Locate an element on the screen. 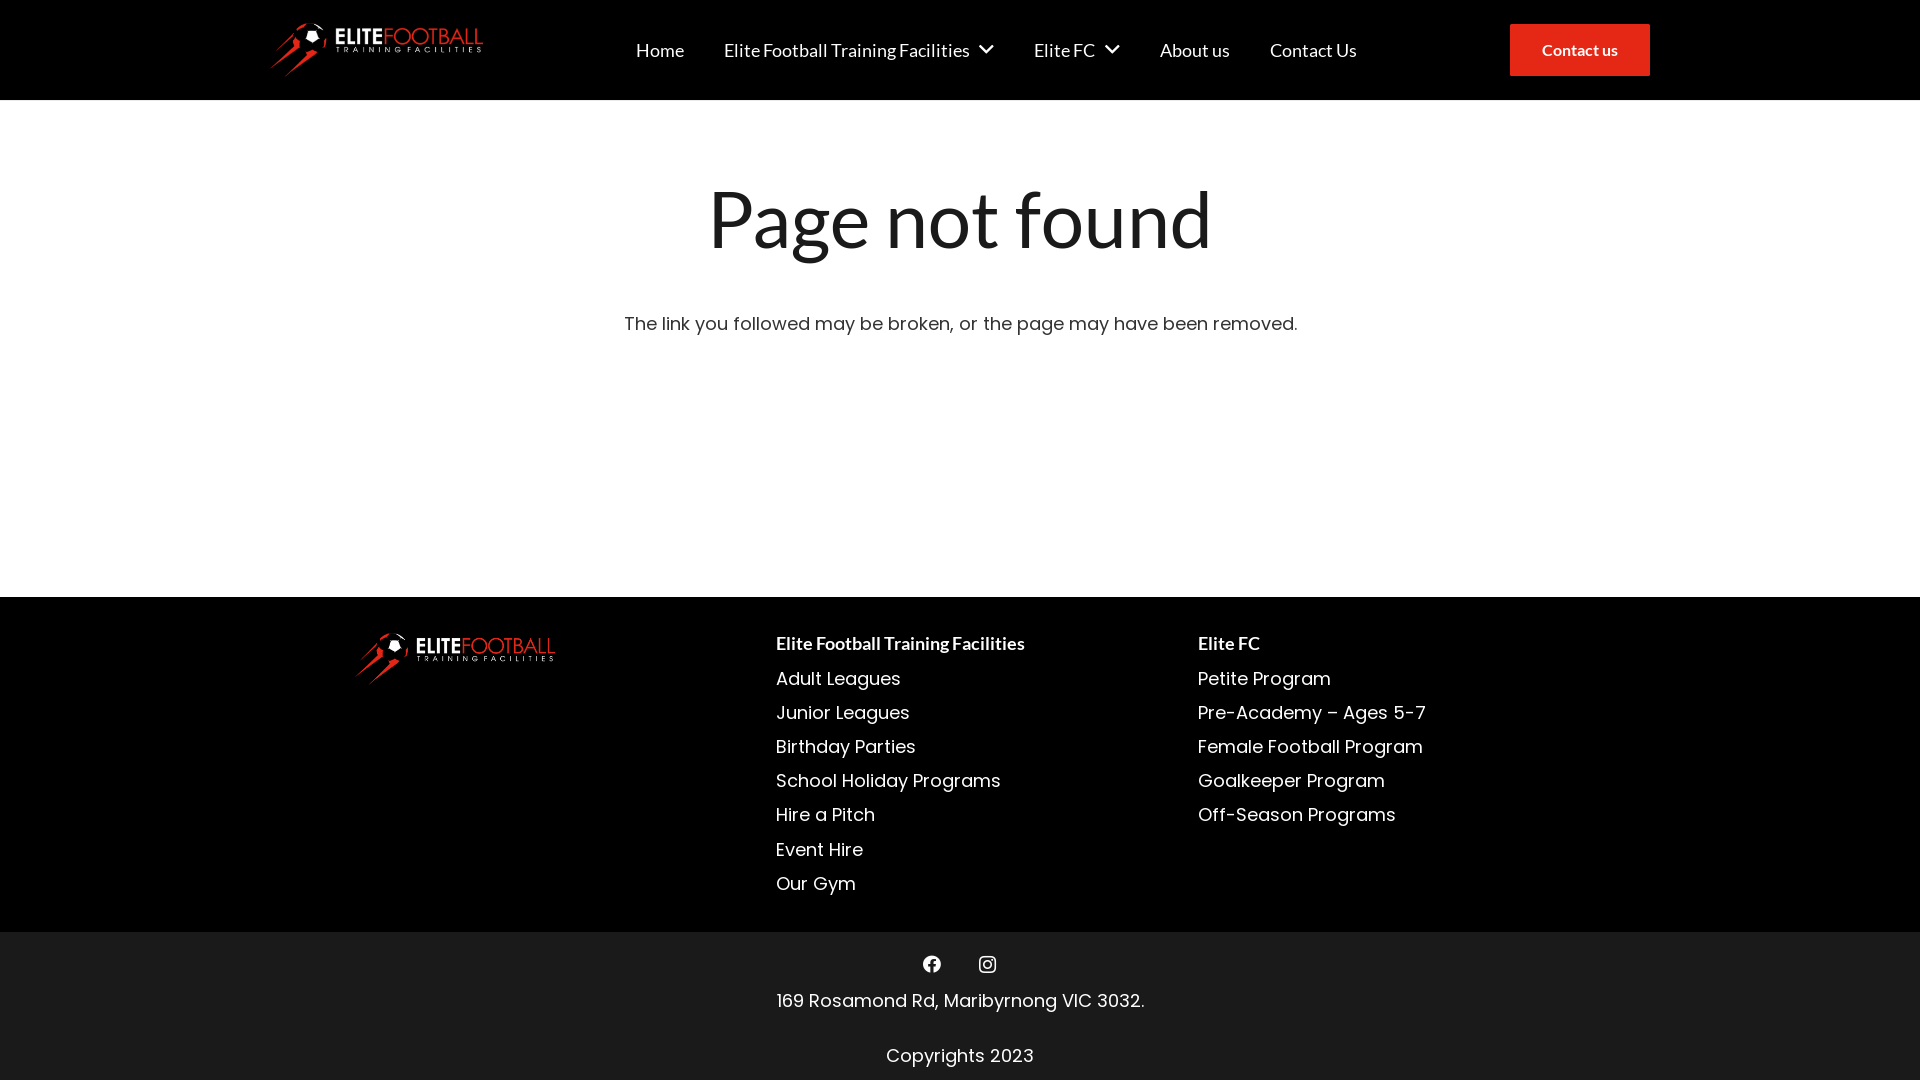 Image resolution: width=1920 pixels, height=1080 pixels. 'Our Gym' is located at coordinates (816, 882).